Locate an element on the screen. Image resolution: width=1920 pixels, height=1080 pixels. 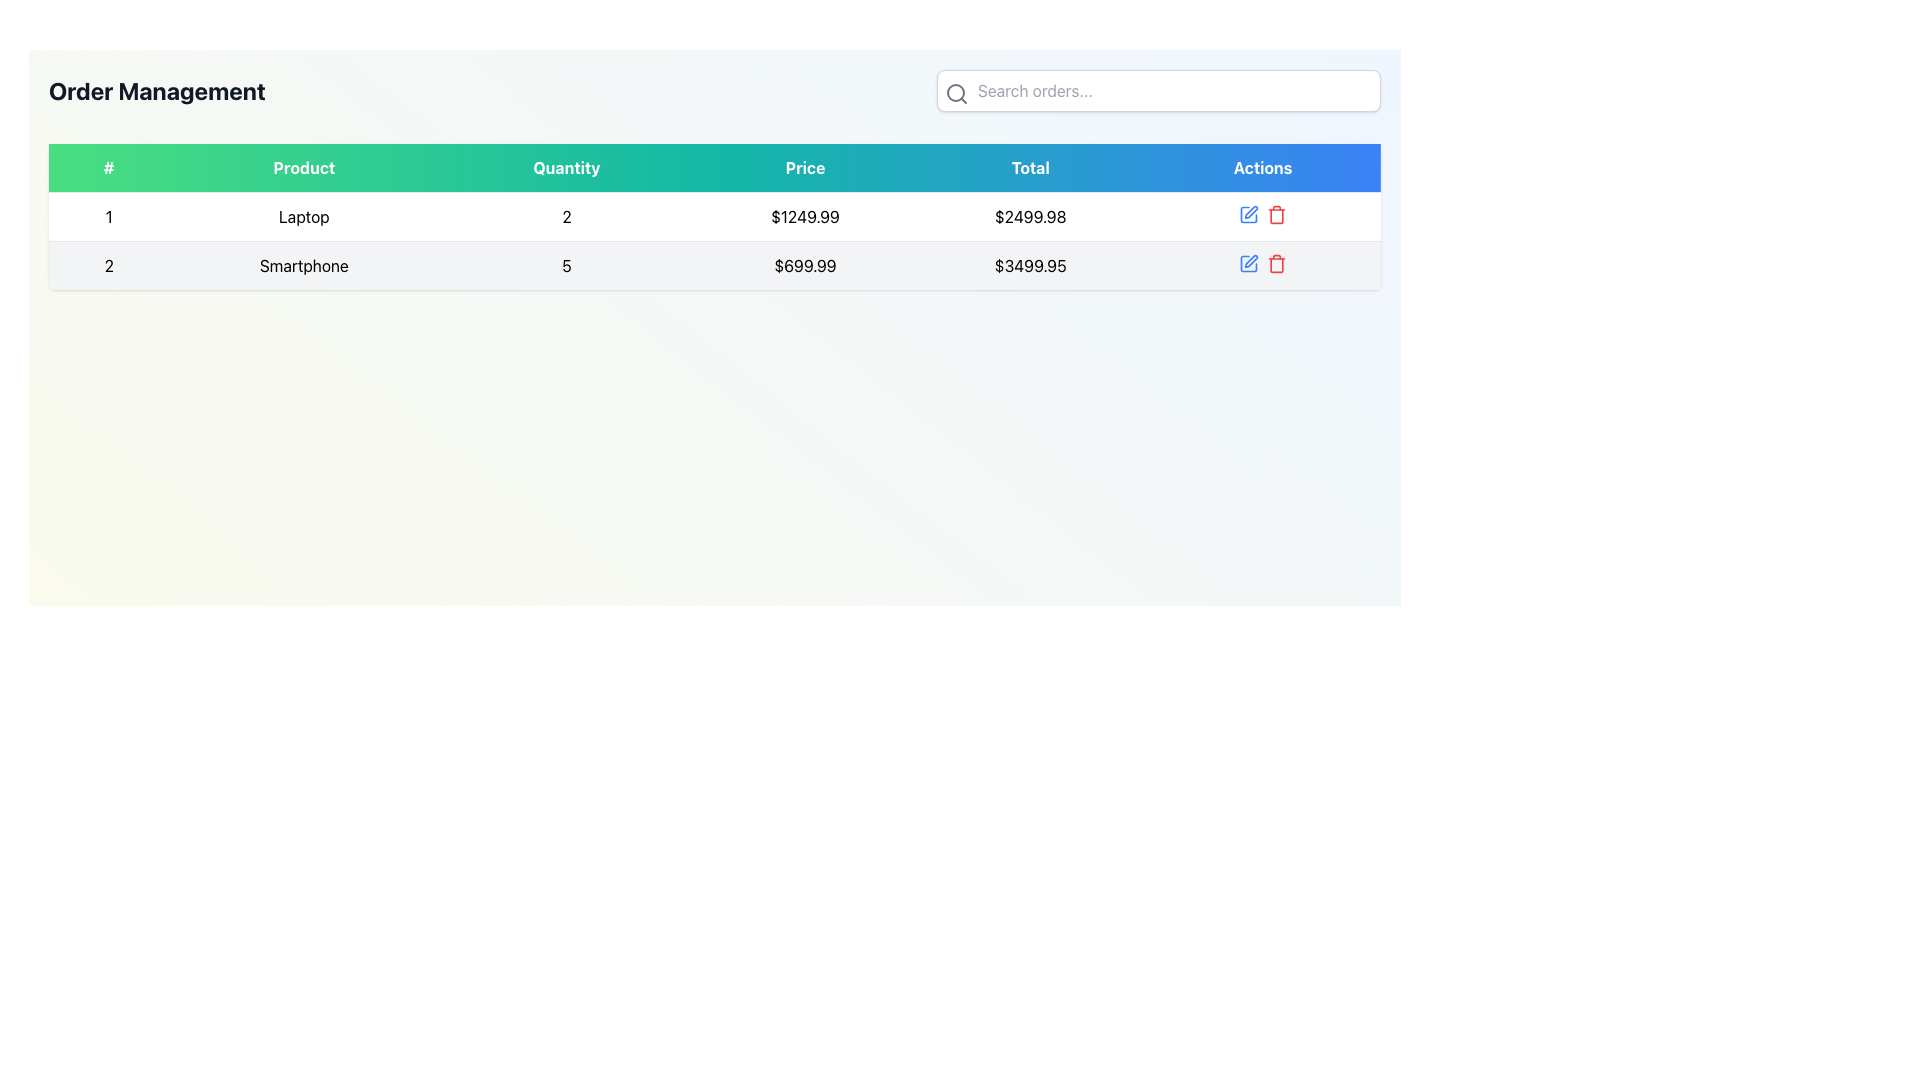
the text element that serves as an identifier for the respective row in the table, located at the top-left corner of the tabular data layout in the '#' column is located at coordinates (108, 216).